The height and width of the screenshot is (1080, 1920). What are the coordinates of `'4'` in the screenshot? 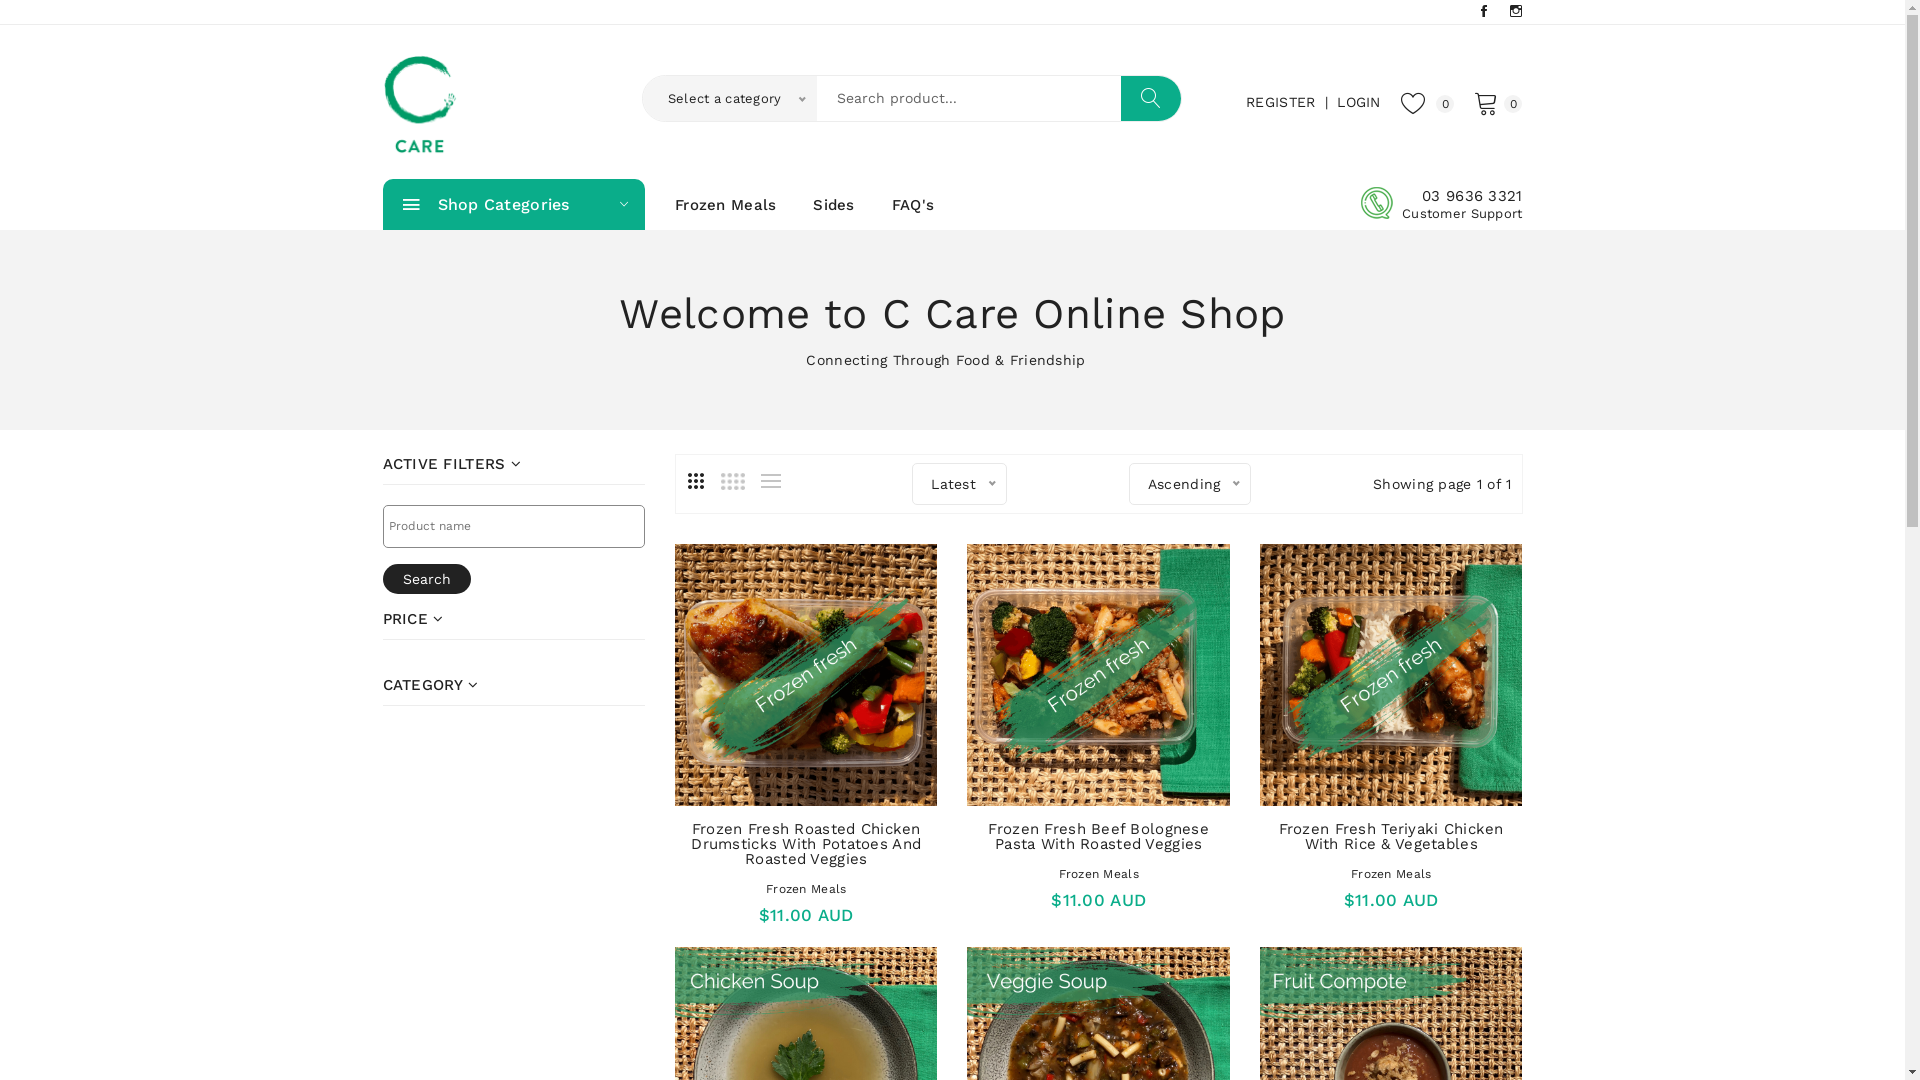 It's located at (732, 481).